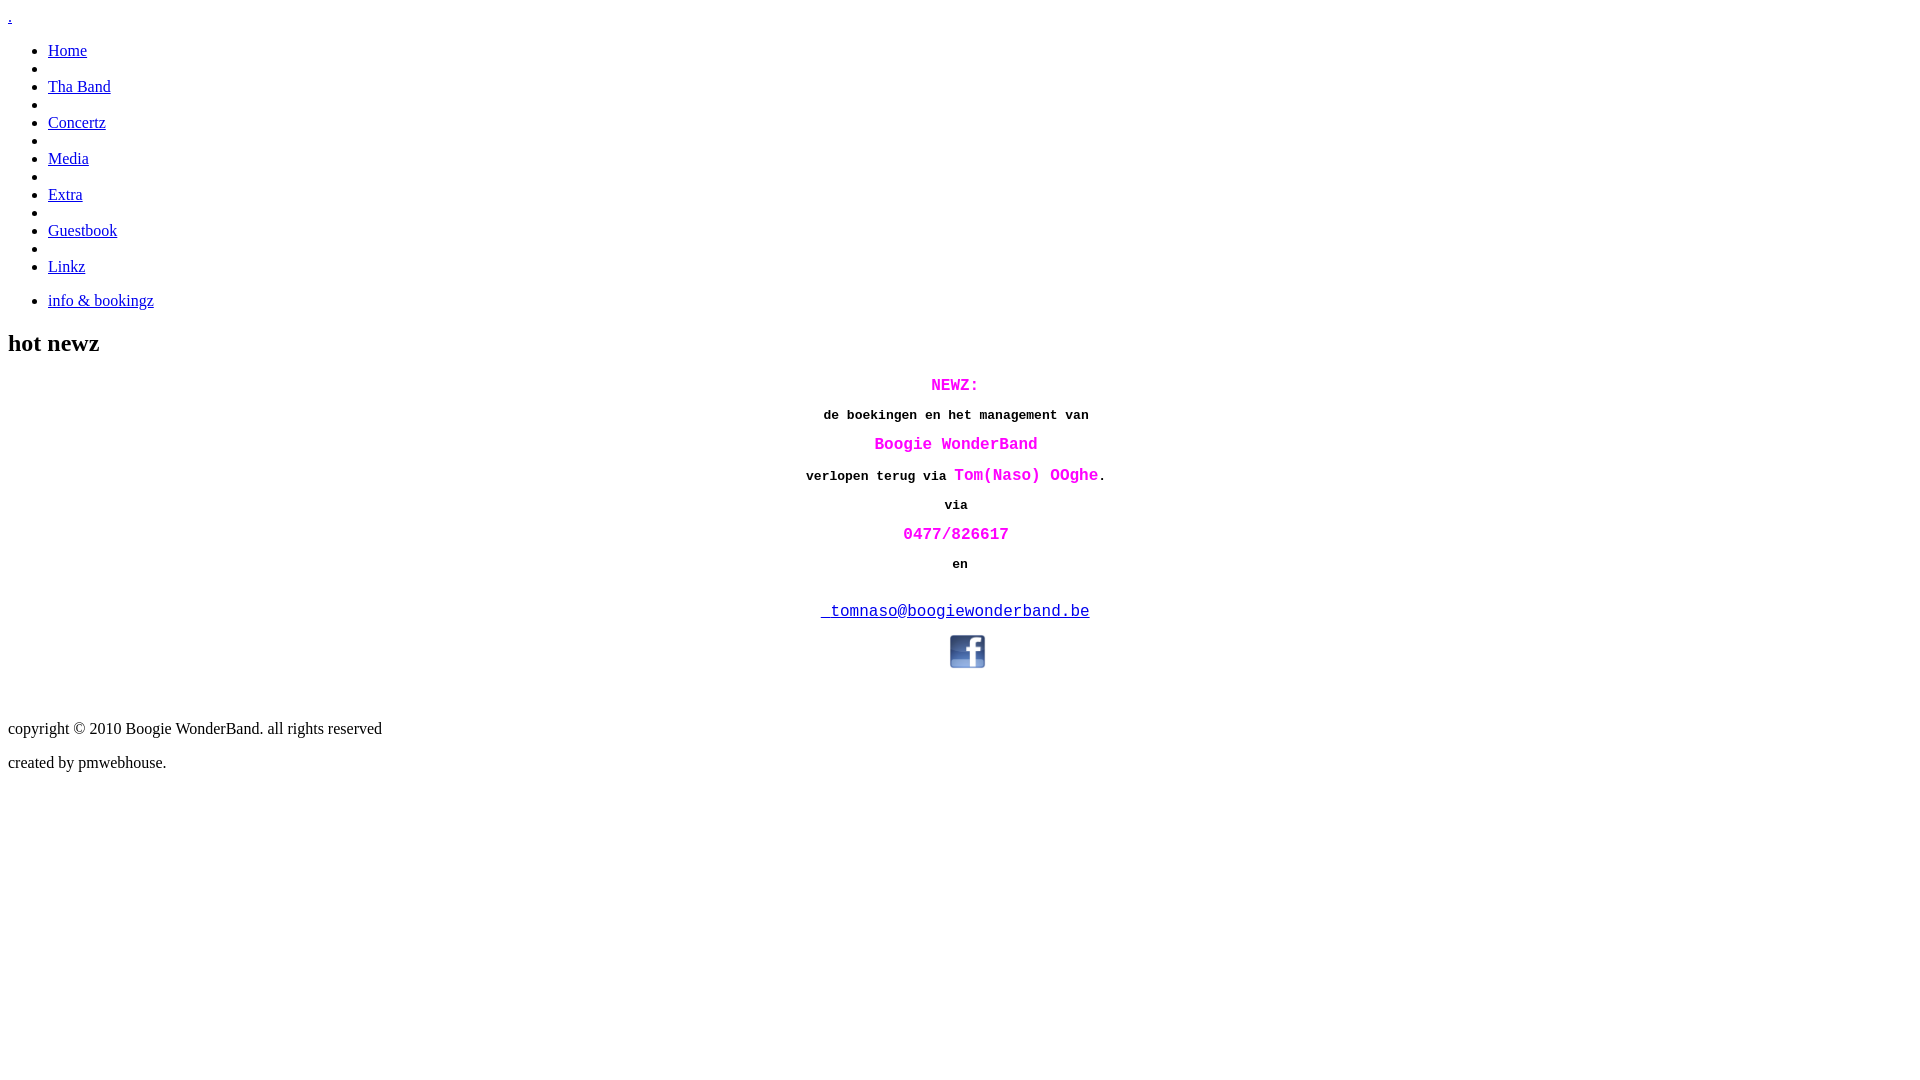 This screenshot has height=1080, width=1920. I want to click on 'tomnaso@boogiewonderband.be', so click(958, 611).